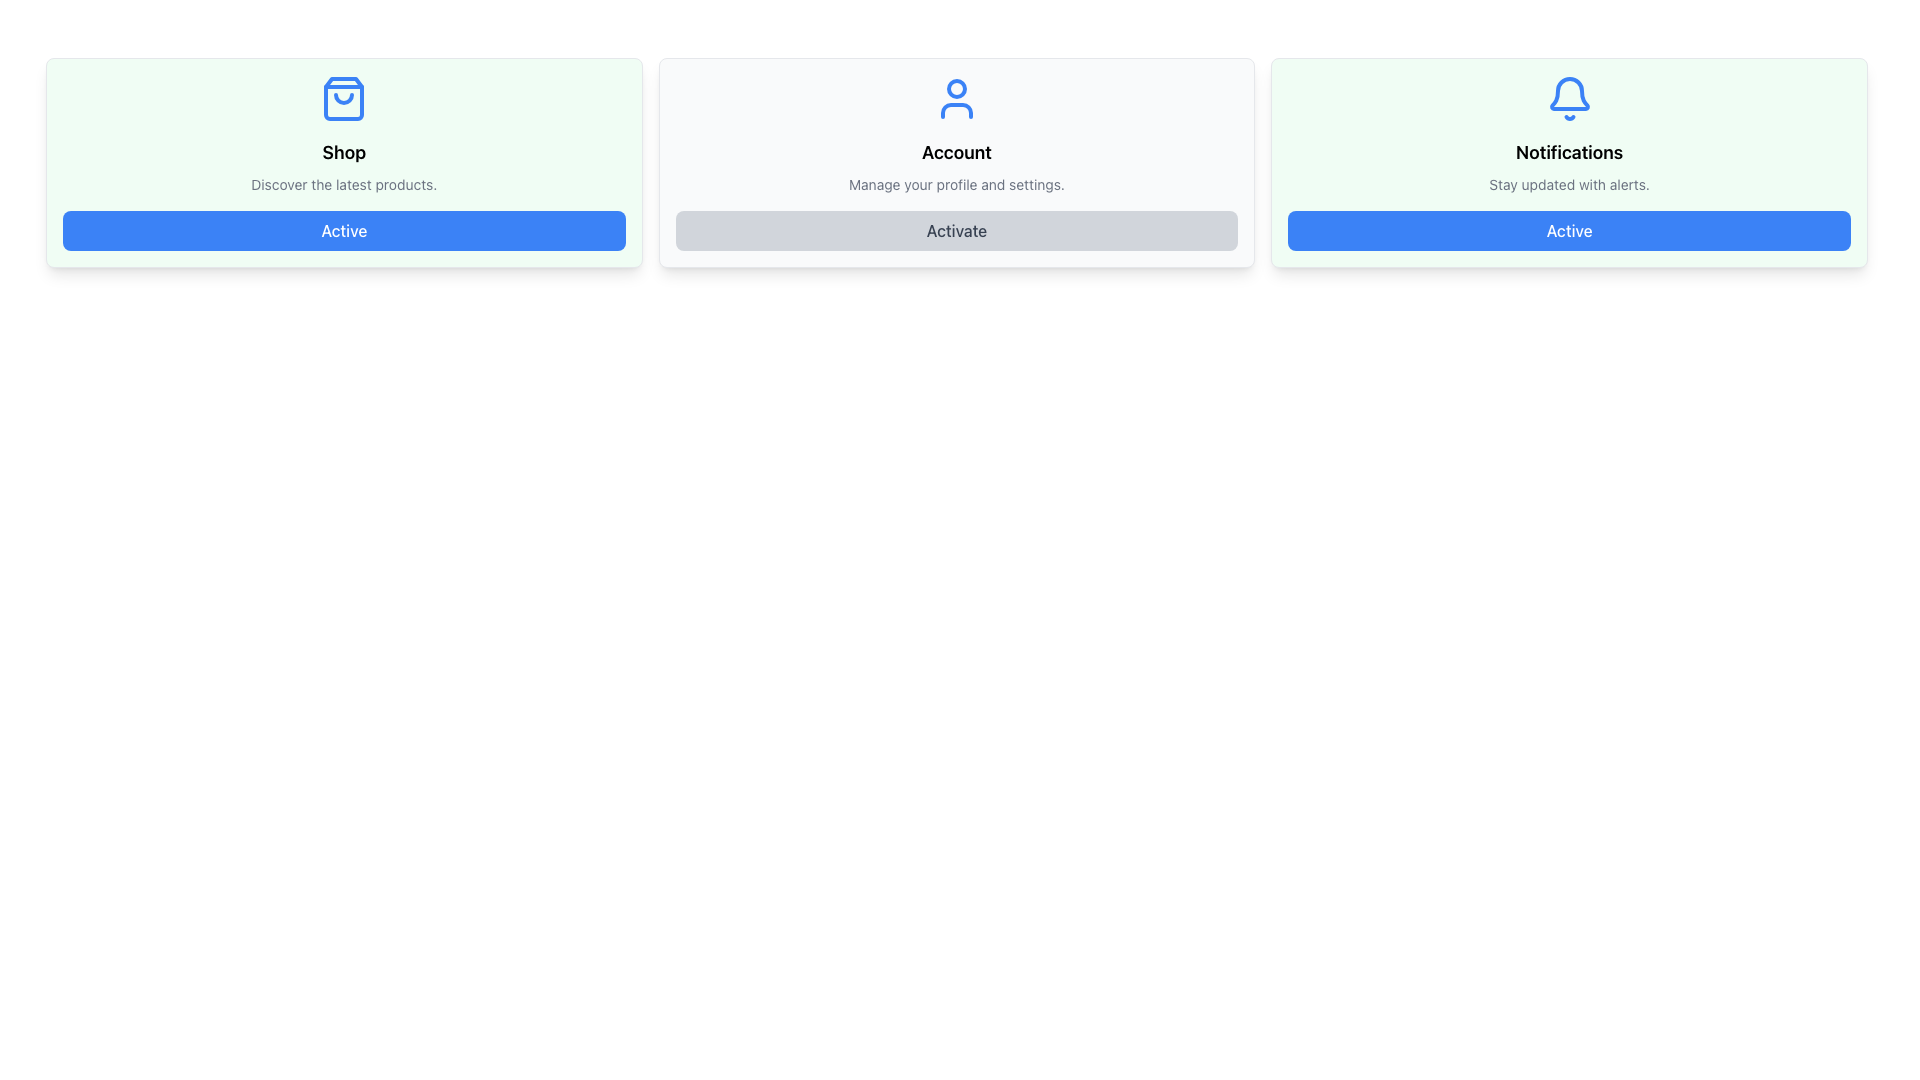 Image resolution: width=1920 pixels, height=1080 pixels. Describe the element at coordinates (955, 99) in the screenshot. I see `the user account icon located at the top-center of the 'Account' card in the three-card layout` at that location.